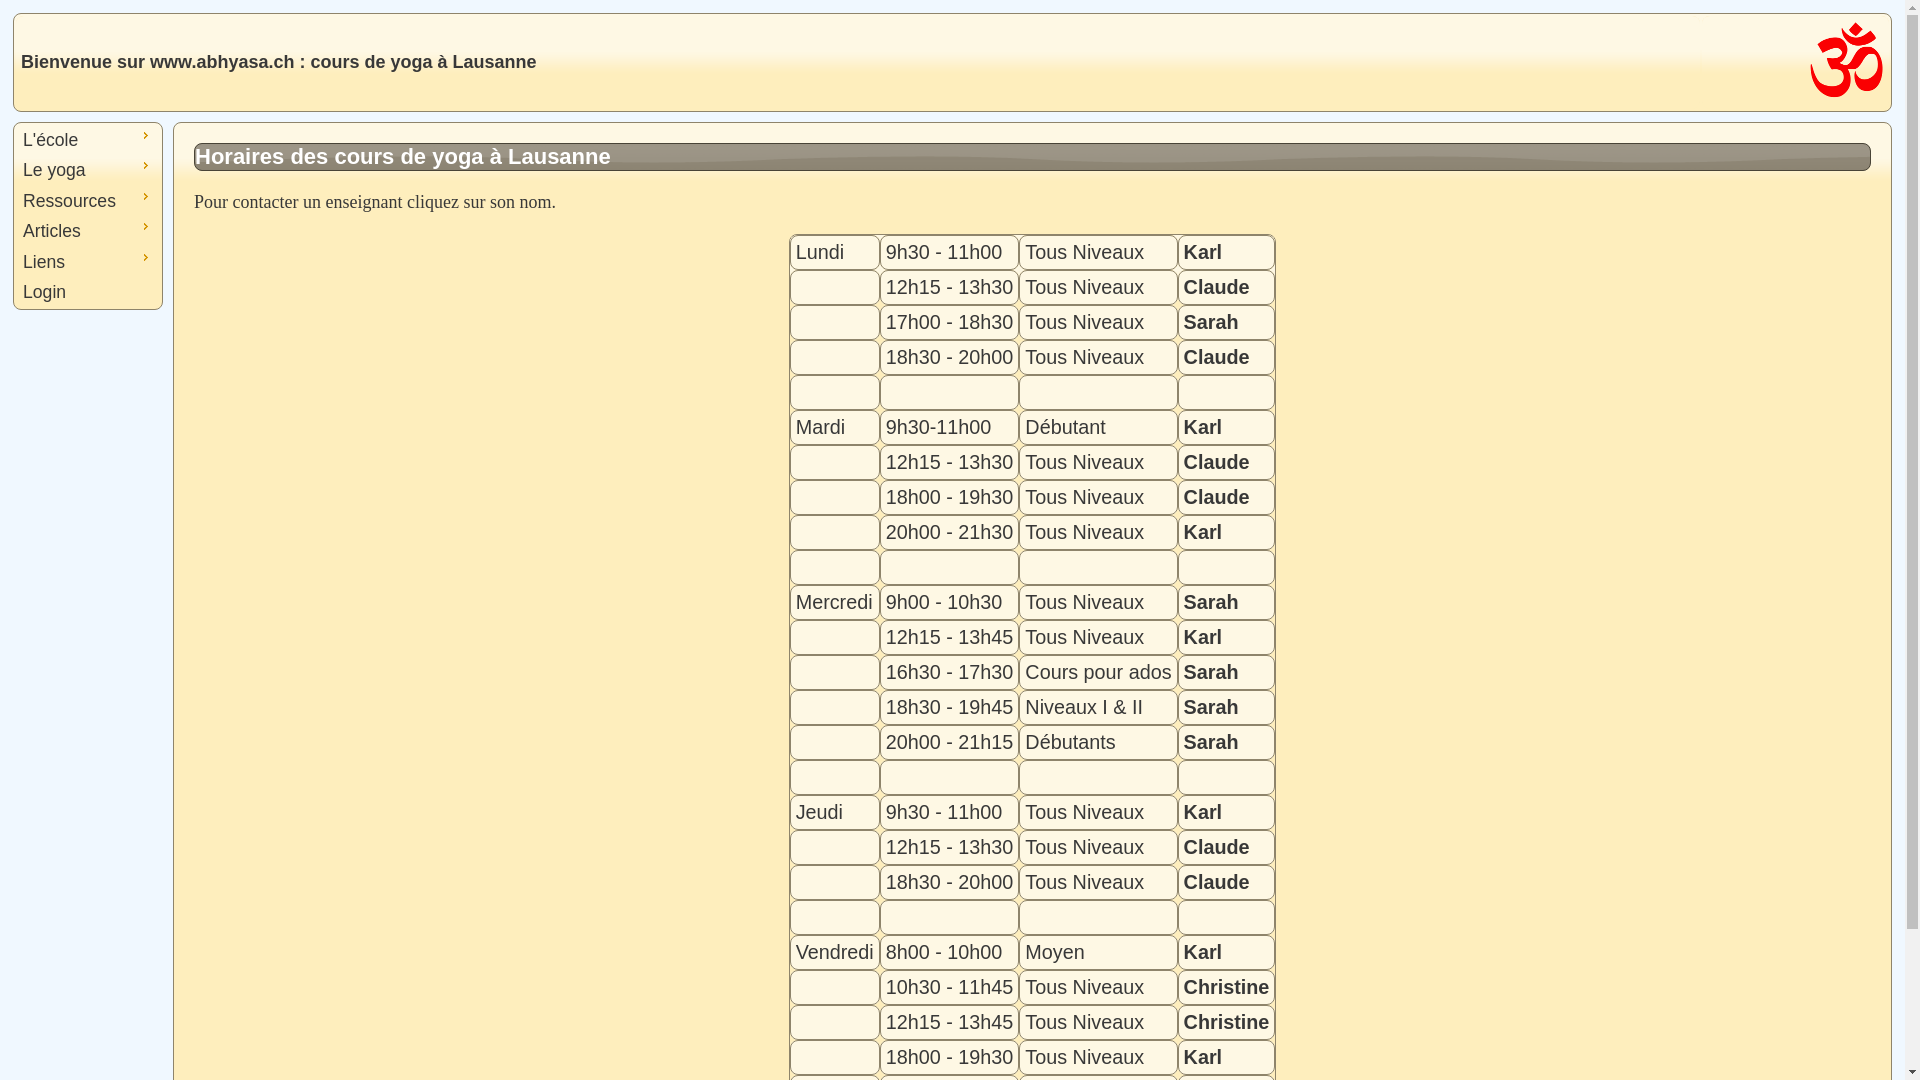 This screenshot has width=1920, height=1080. What do you see at coordinates (1184, 741) in the screenshot?
I see `'Sarah'` at bounding box center [1184, 741].